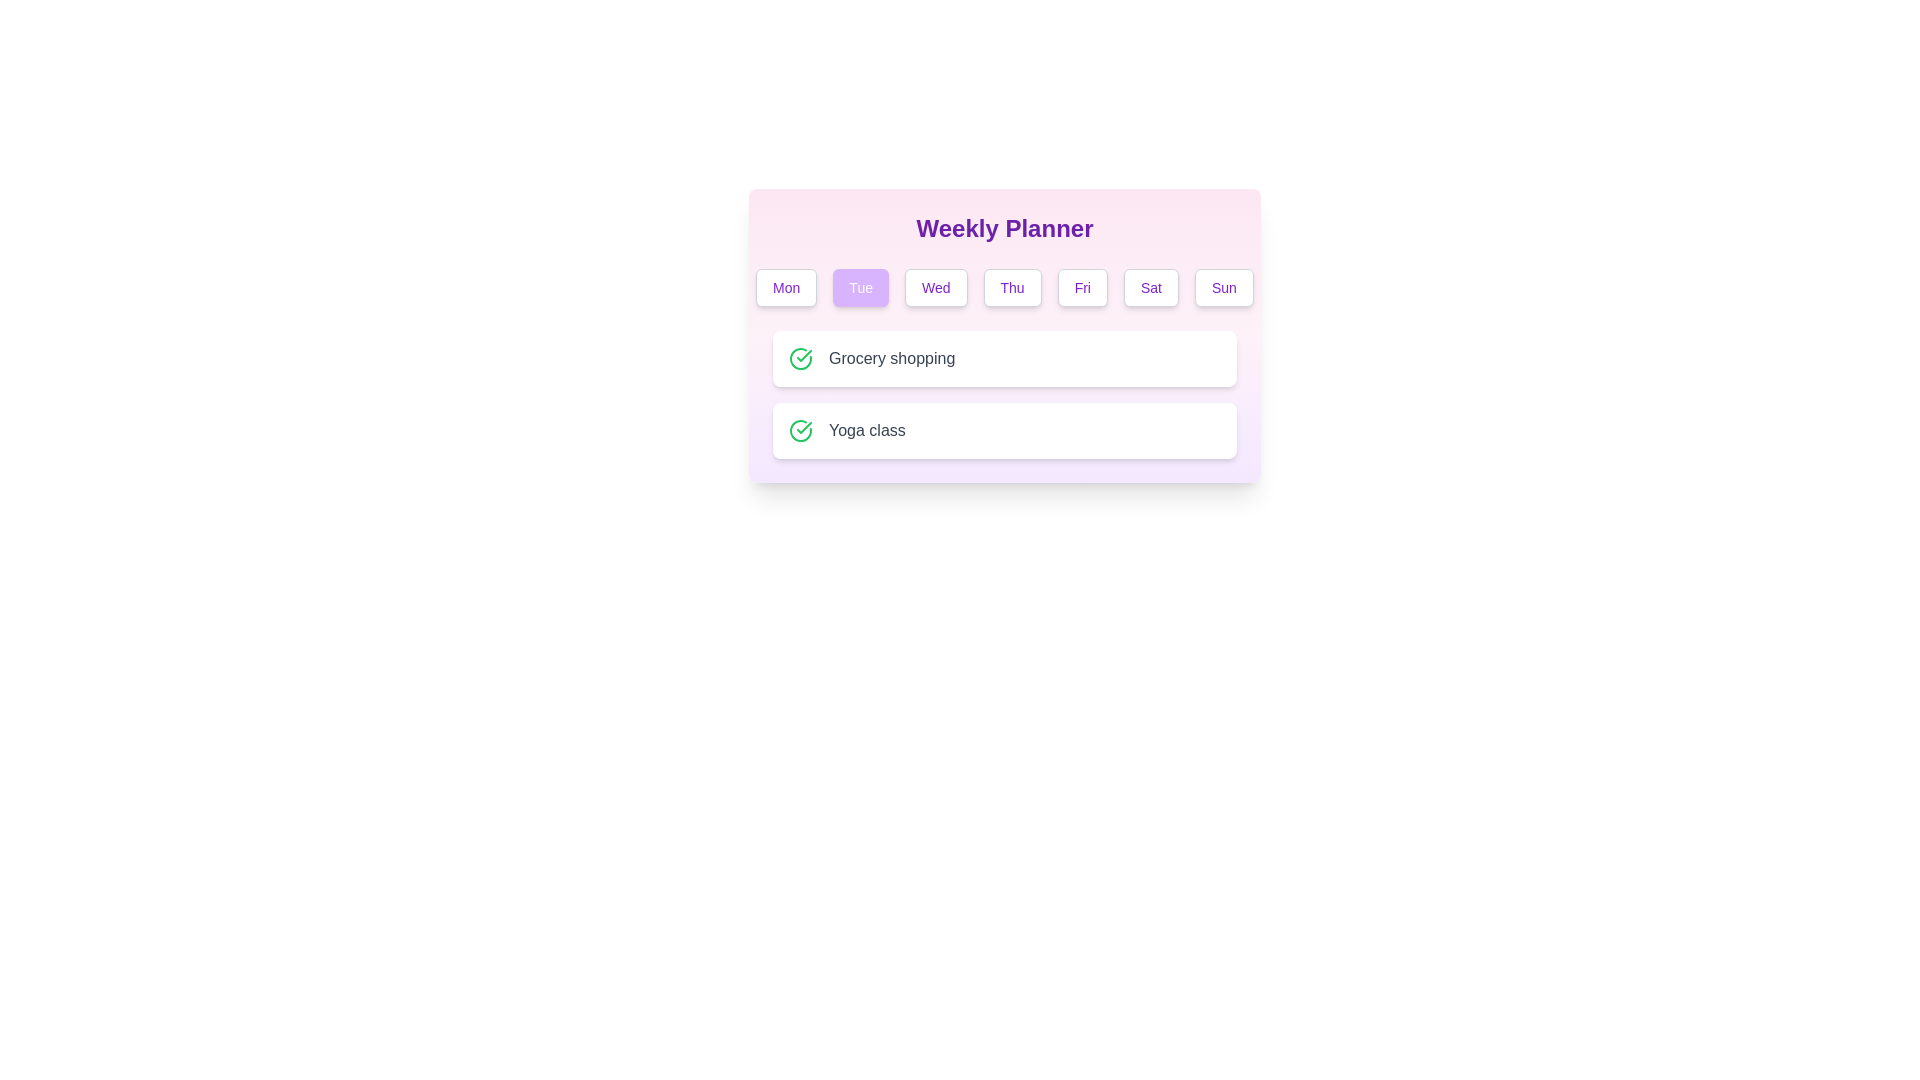  Describe the element at coordinates (1223, 288) in the screenshot. I see `the element Sun to observe visual feedback` at that location.